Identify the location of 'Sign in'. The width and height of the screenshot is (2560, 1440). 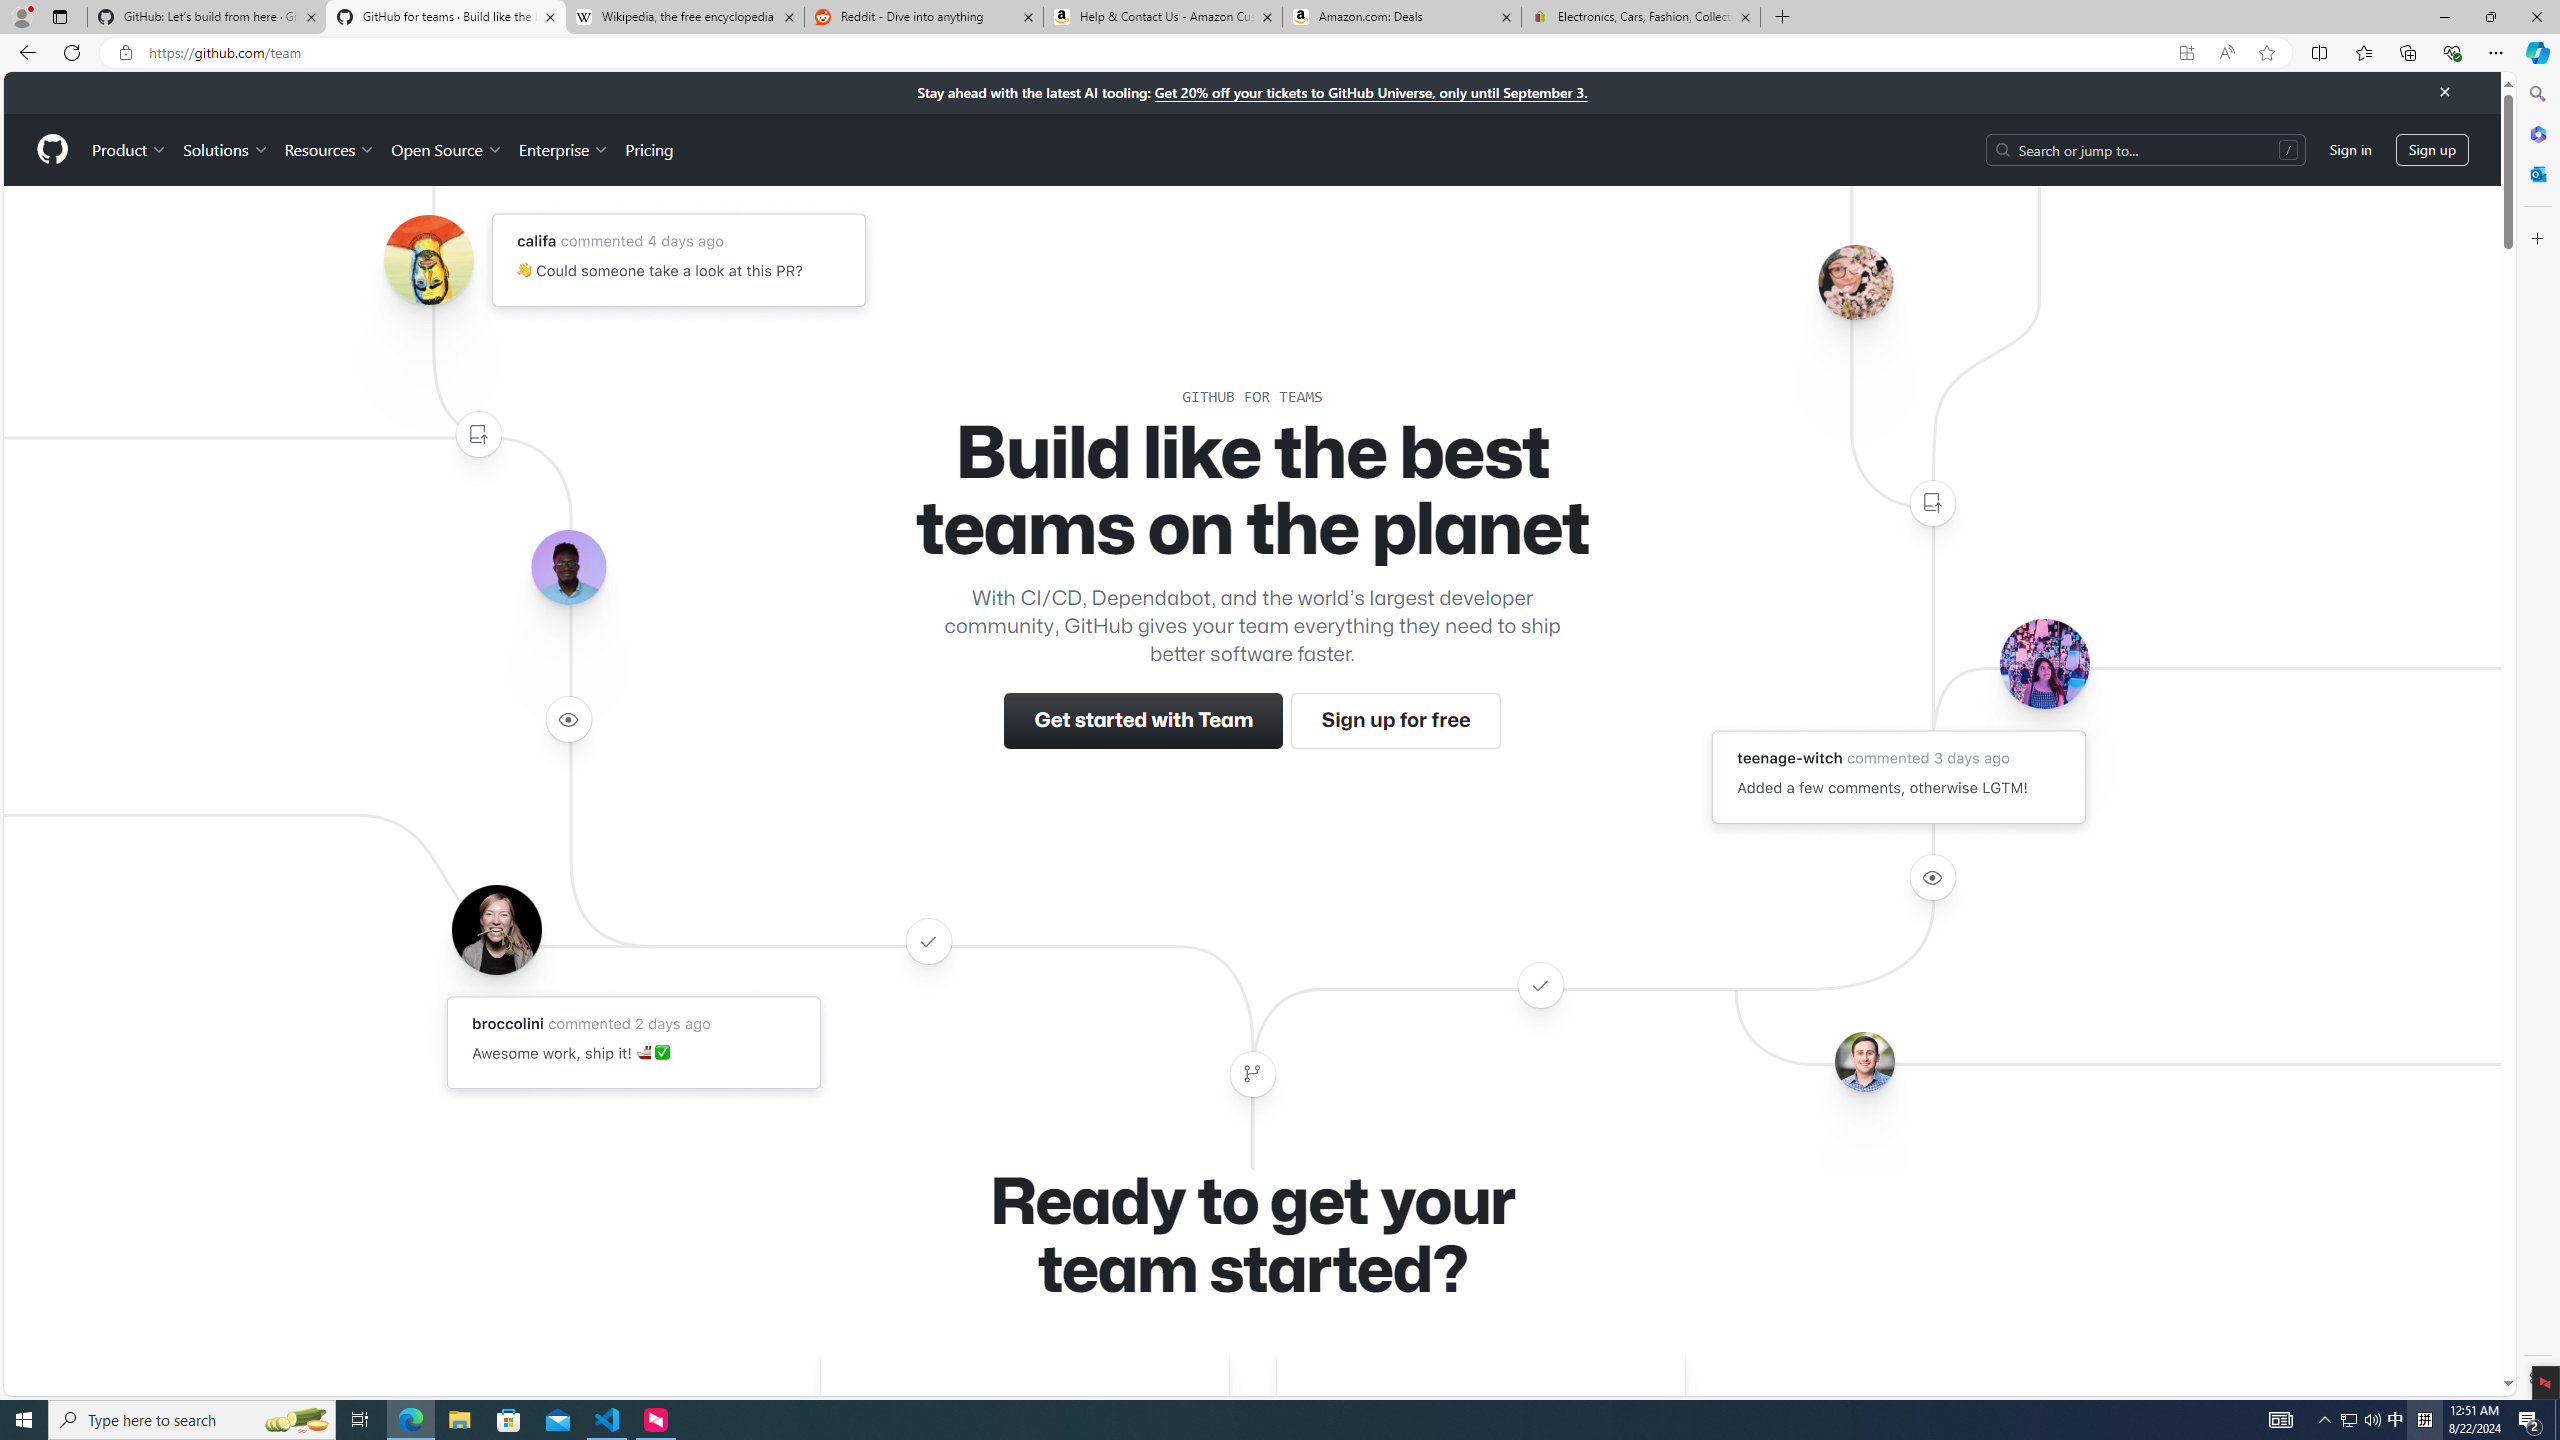
(2351, 149).